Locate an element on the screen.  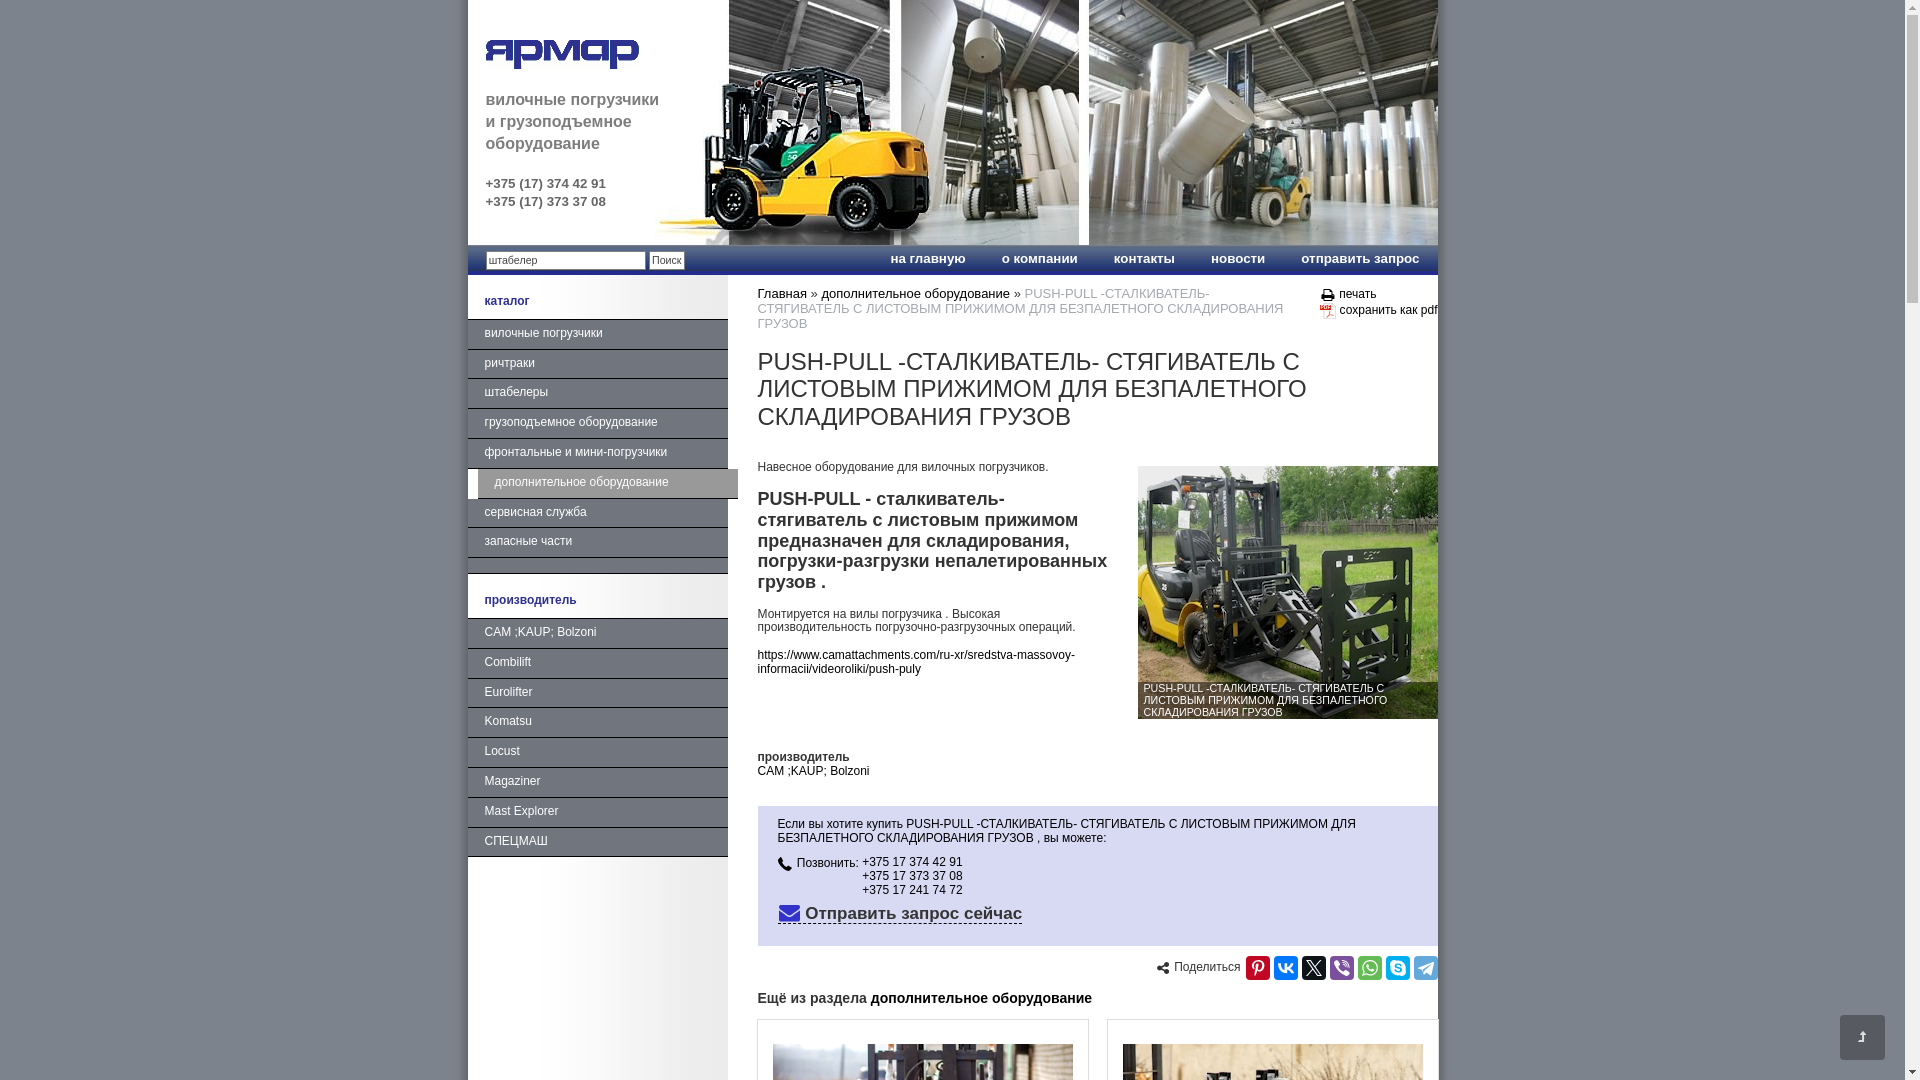
'+375 17 373 37 08' is located at coordinates (862, 874).